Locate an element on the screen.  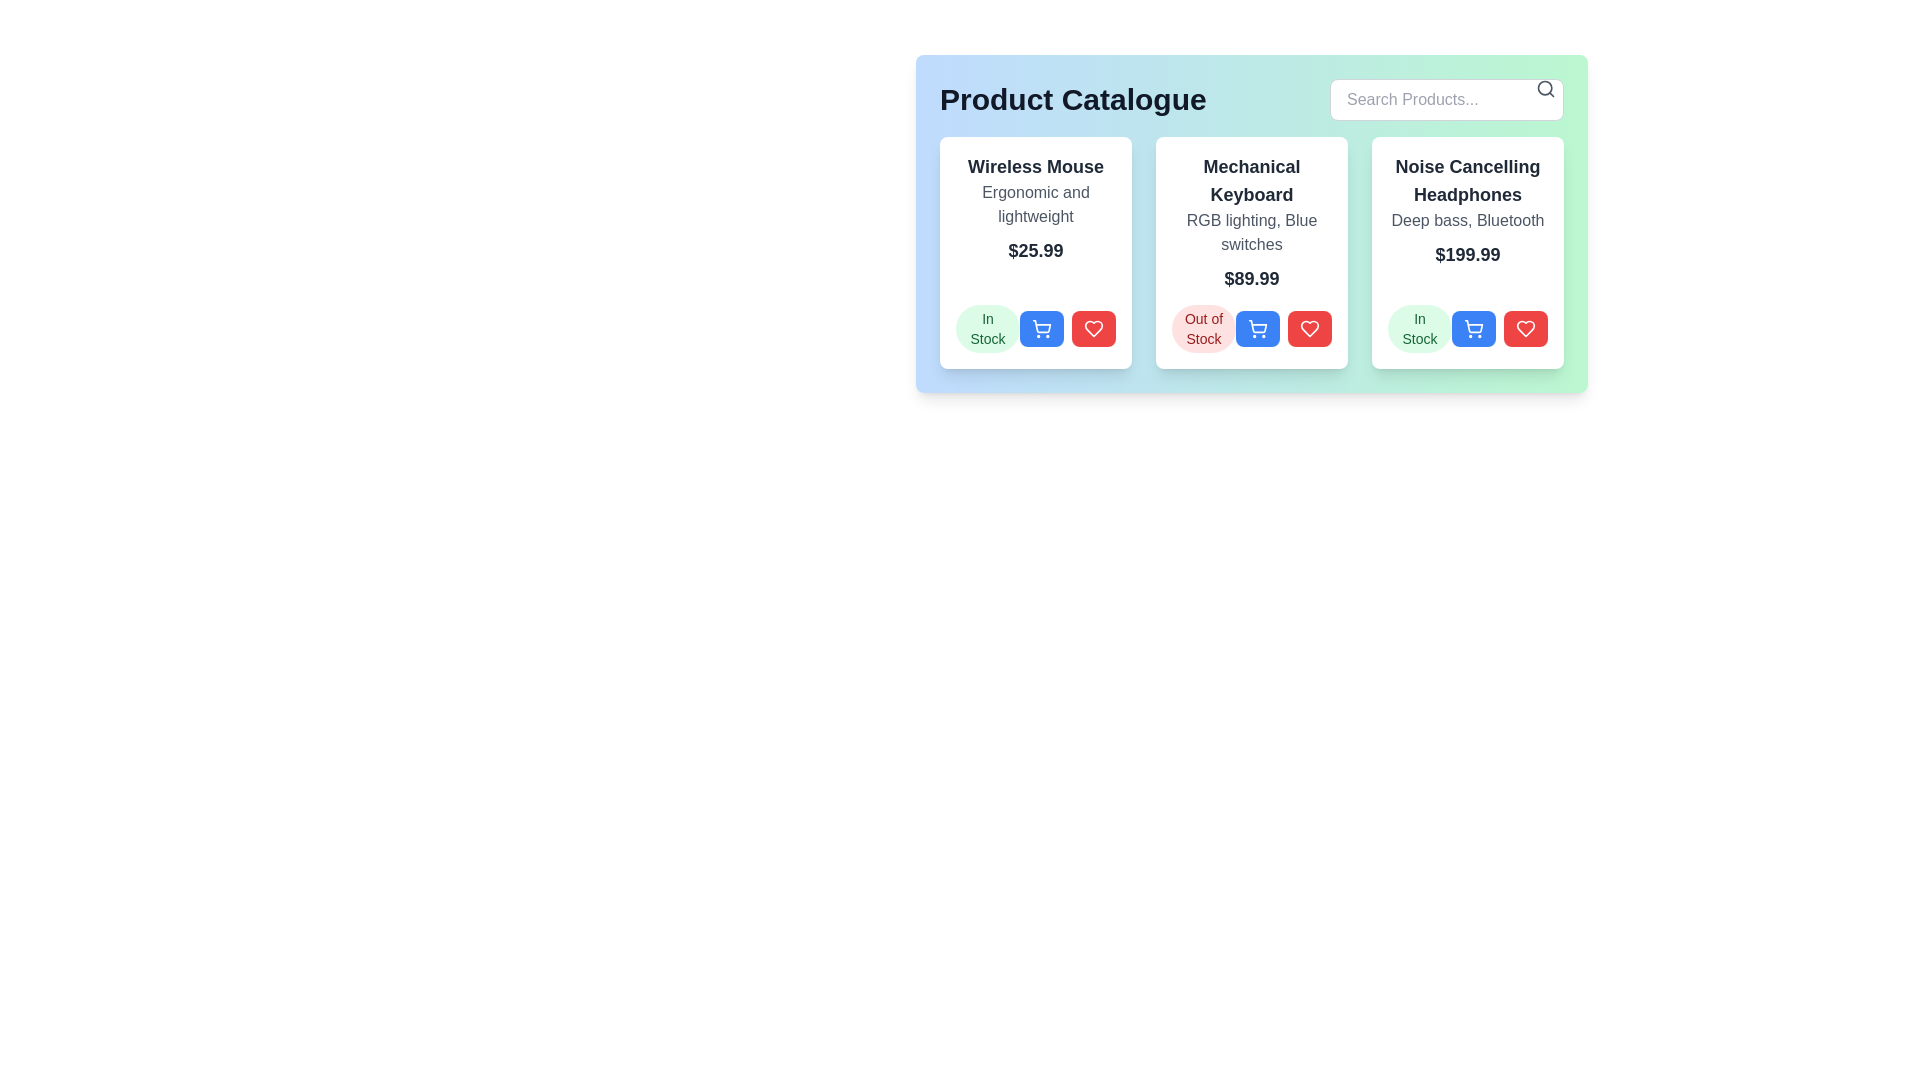
the search bar located at the top-right corner of the 'Product Catalogue' to focus on it for text input is located at coordinates (1446, 100).